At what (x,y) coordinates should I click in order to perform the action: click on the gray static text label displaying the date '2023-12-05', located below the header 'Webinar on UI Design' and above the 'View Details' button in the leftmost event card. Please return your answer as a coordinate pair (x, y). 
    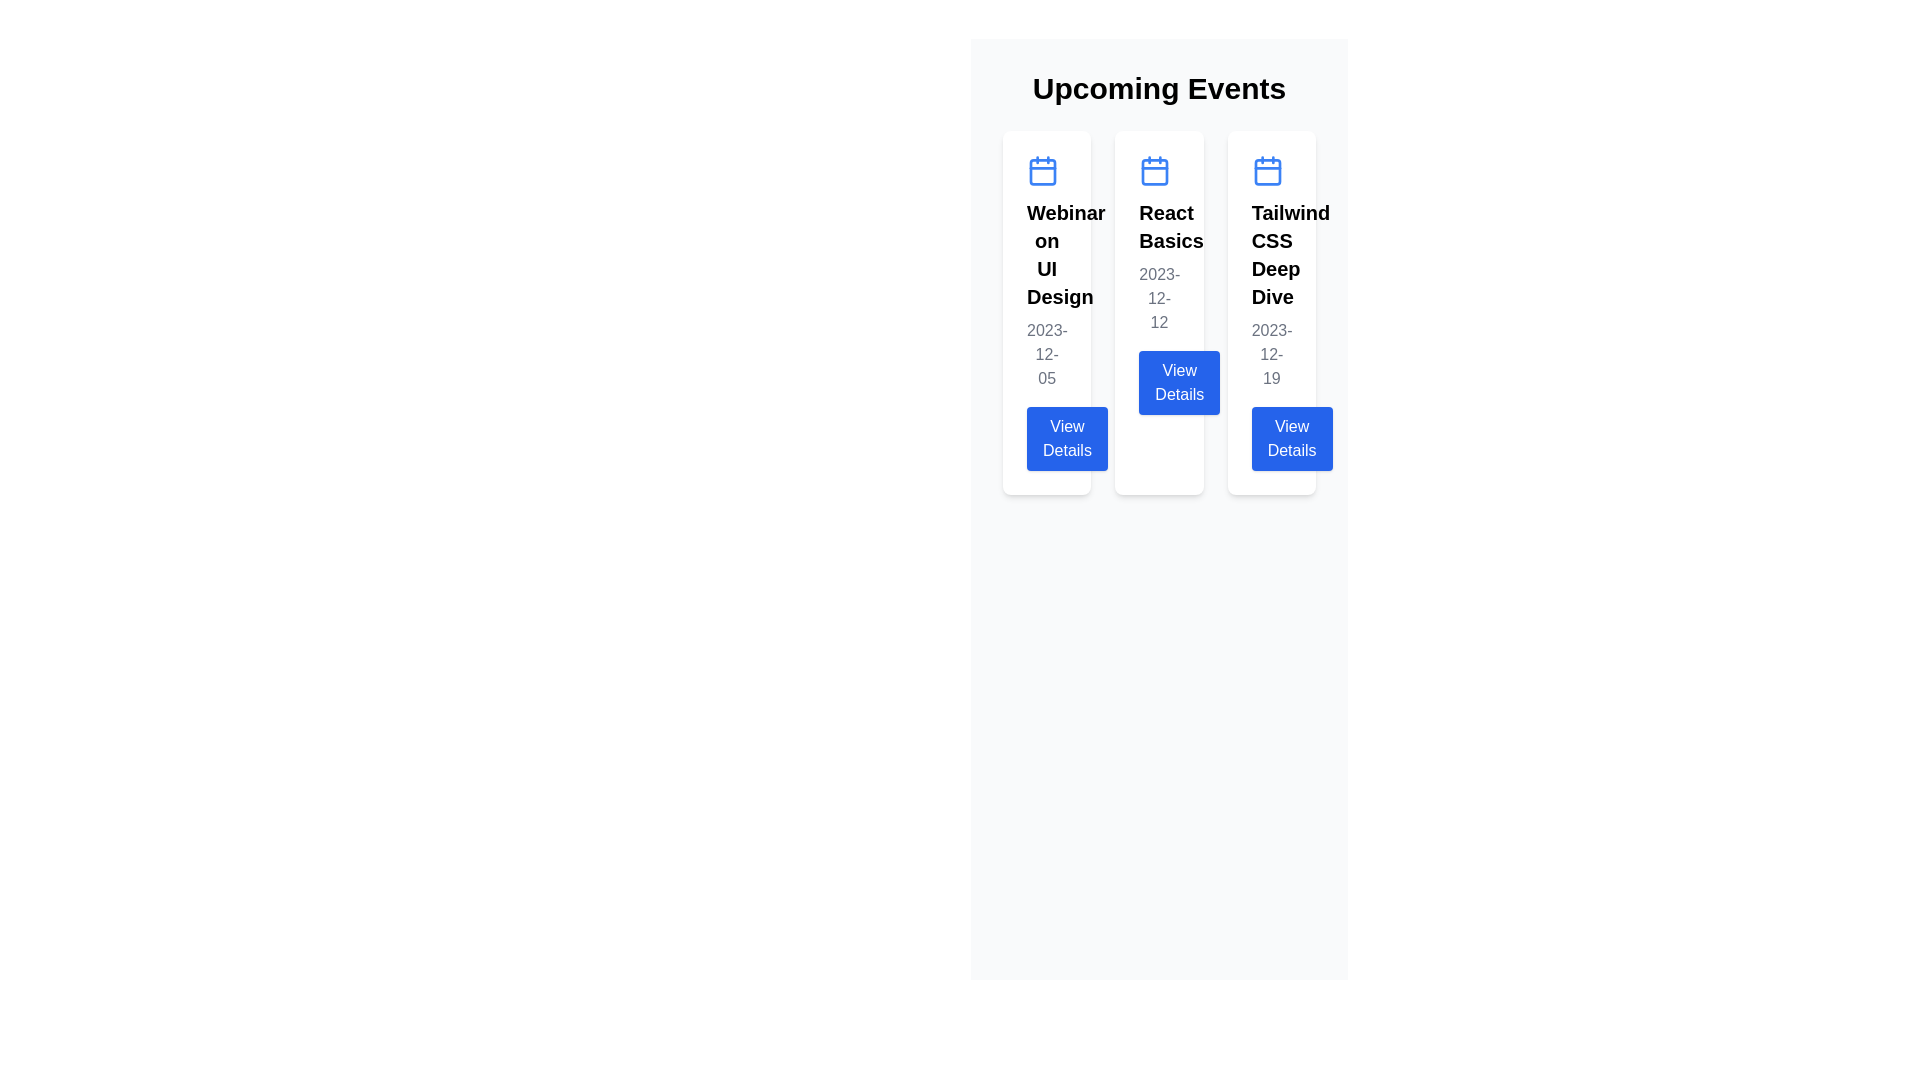
    Looking at the image, I should click on (1046, 353).